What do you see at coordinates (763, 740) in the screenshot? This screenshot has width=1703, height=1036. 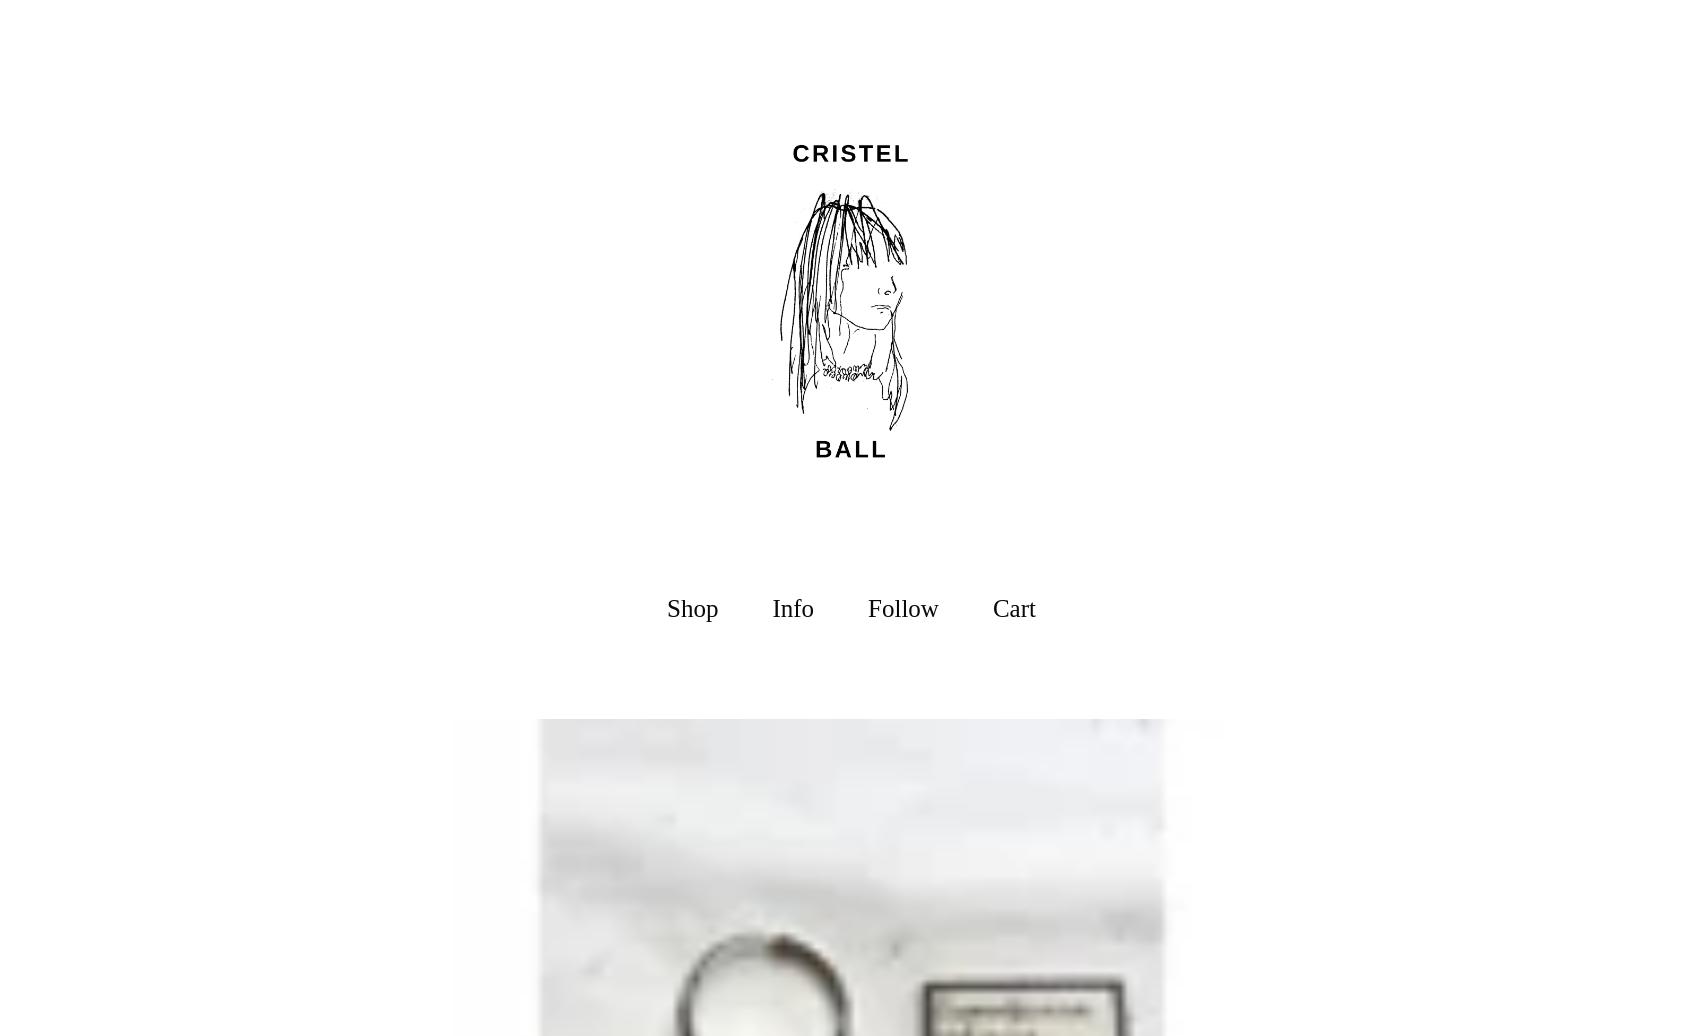 I see `'Publicity'` at bounding box center [763, 740].